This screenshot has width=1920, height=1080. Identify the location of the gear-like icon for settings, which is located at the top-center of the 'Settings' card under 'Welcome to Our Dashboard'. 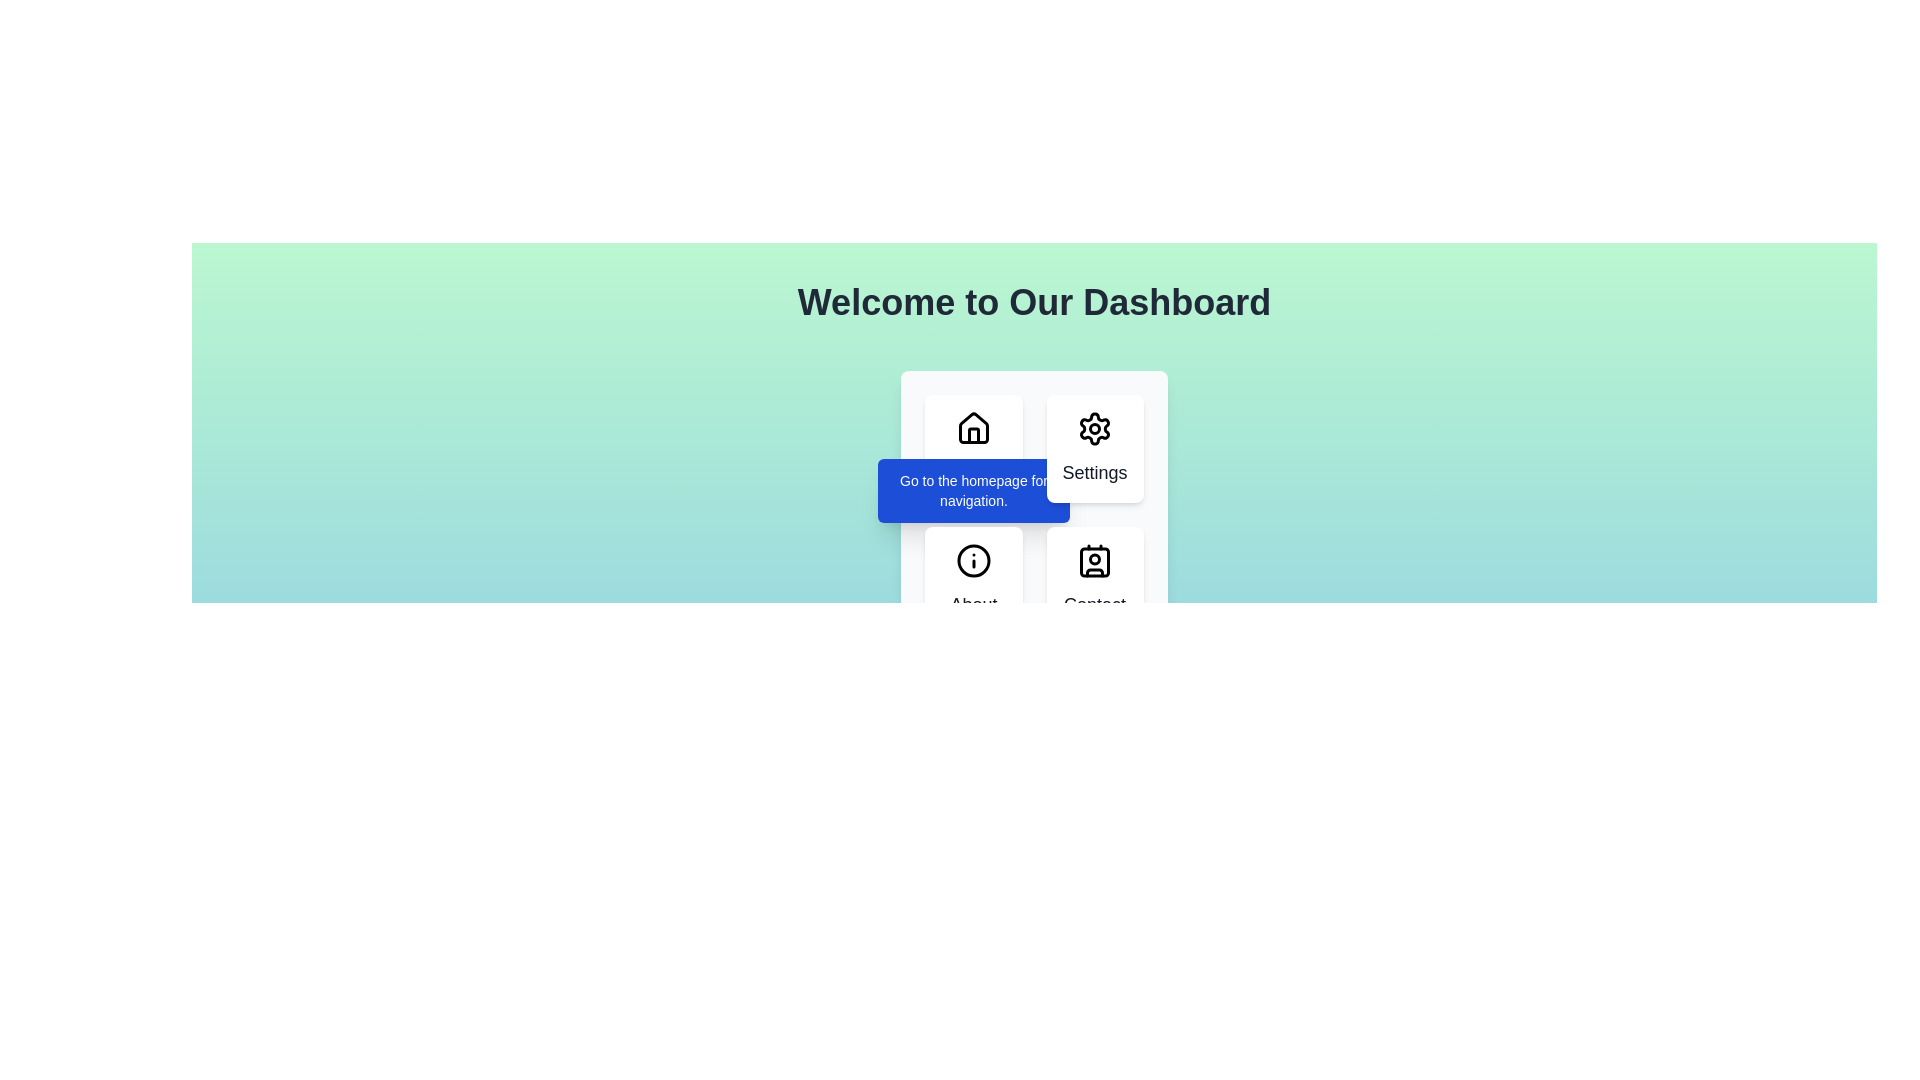
(1093, 427).